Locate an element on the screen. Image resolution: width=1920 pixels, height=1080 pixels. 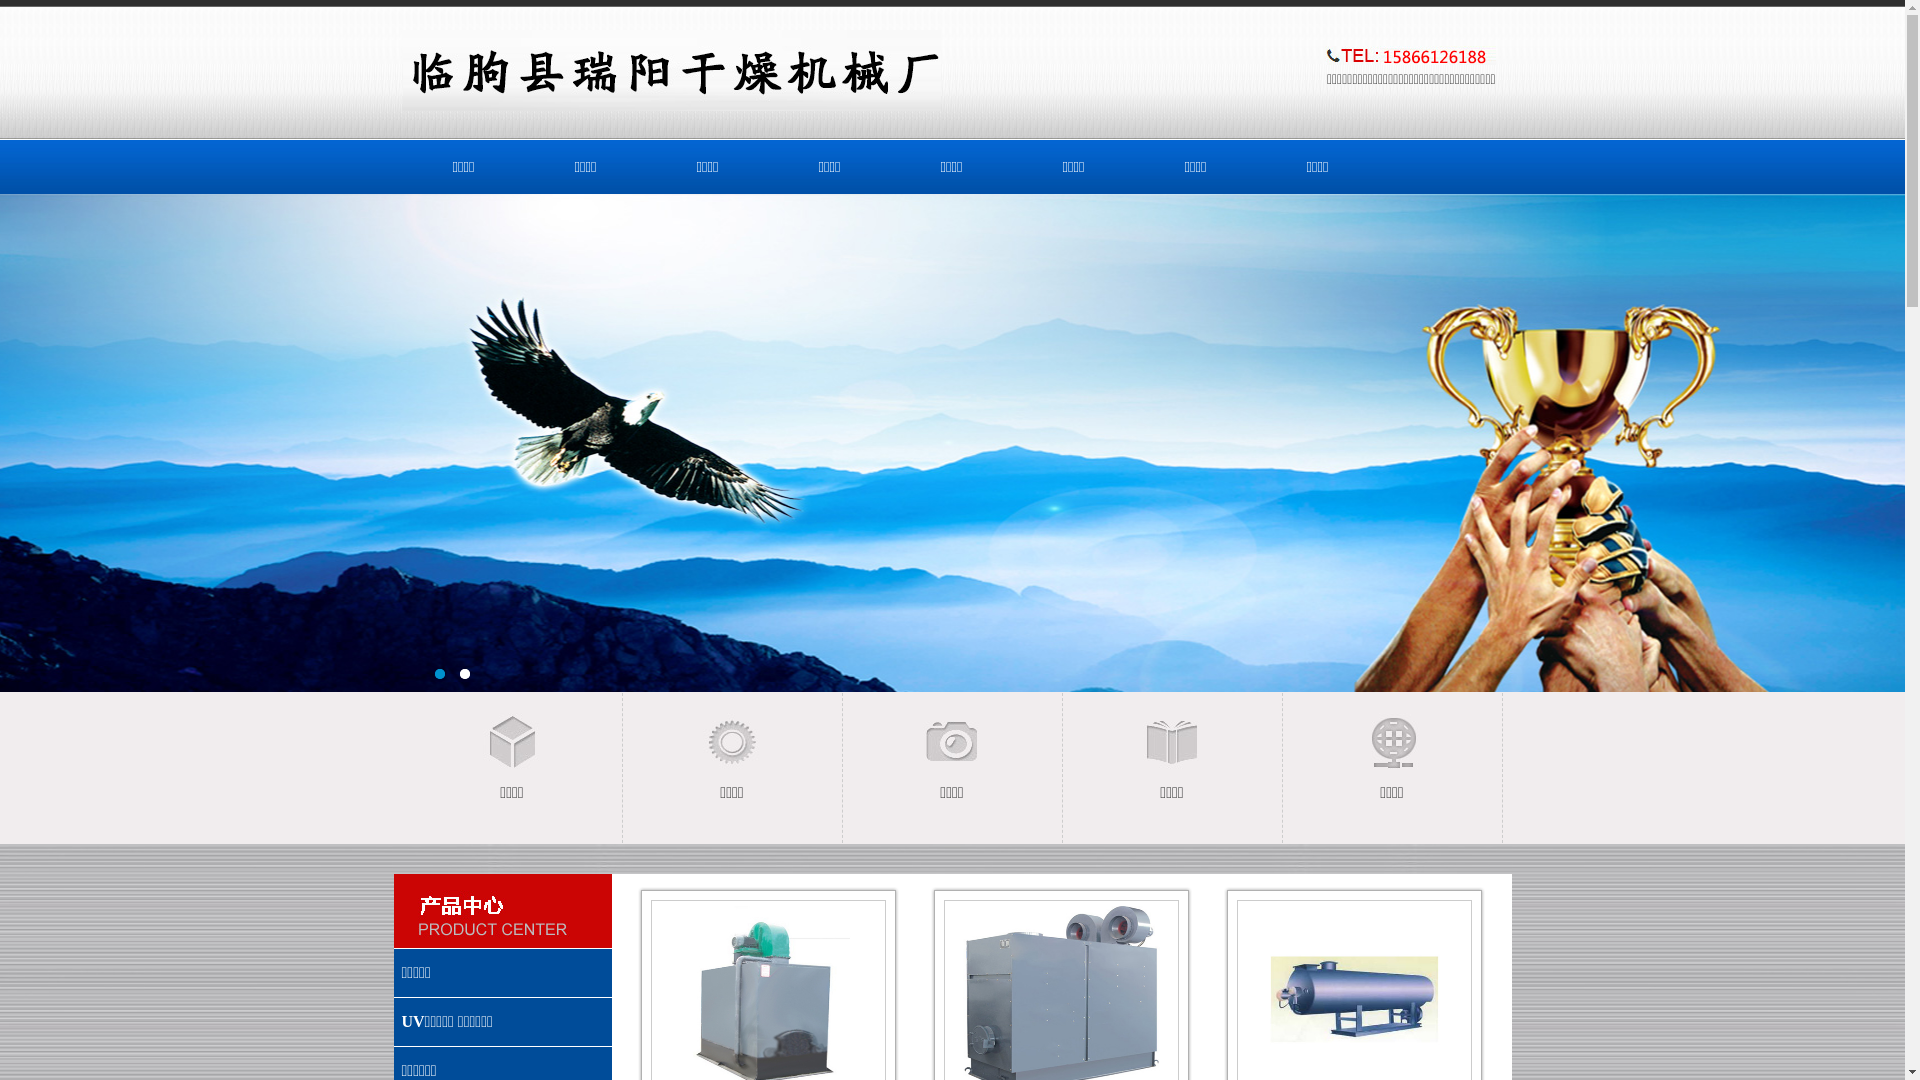
'1' is located at coordinates (434, 677).